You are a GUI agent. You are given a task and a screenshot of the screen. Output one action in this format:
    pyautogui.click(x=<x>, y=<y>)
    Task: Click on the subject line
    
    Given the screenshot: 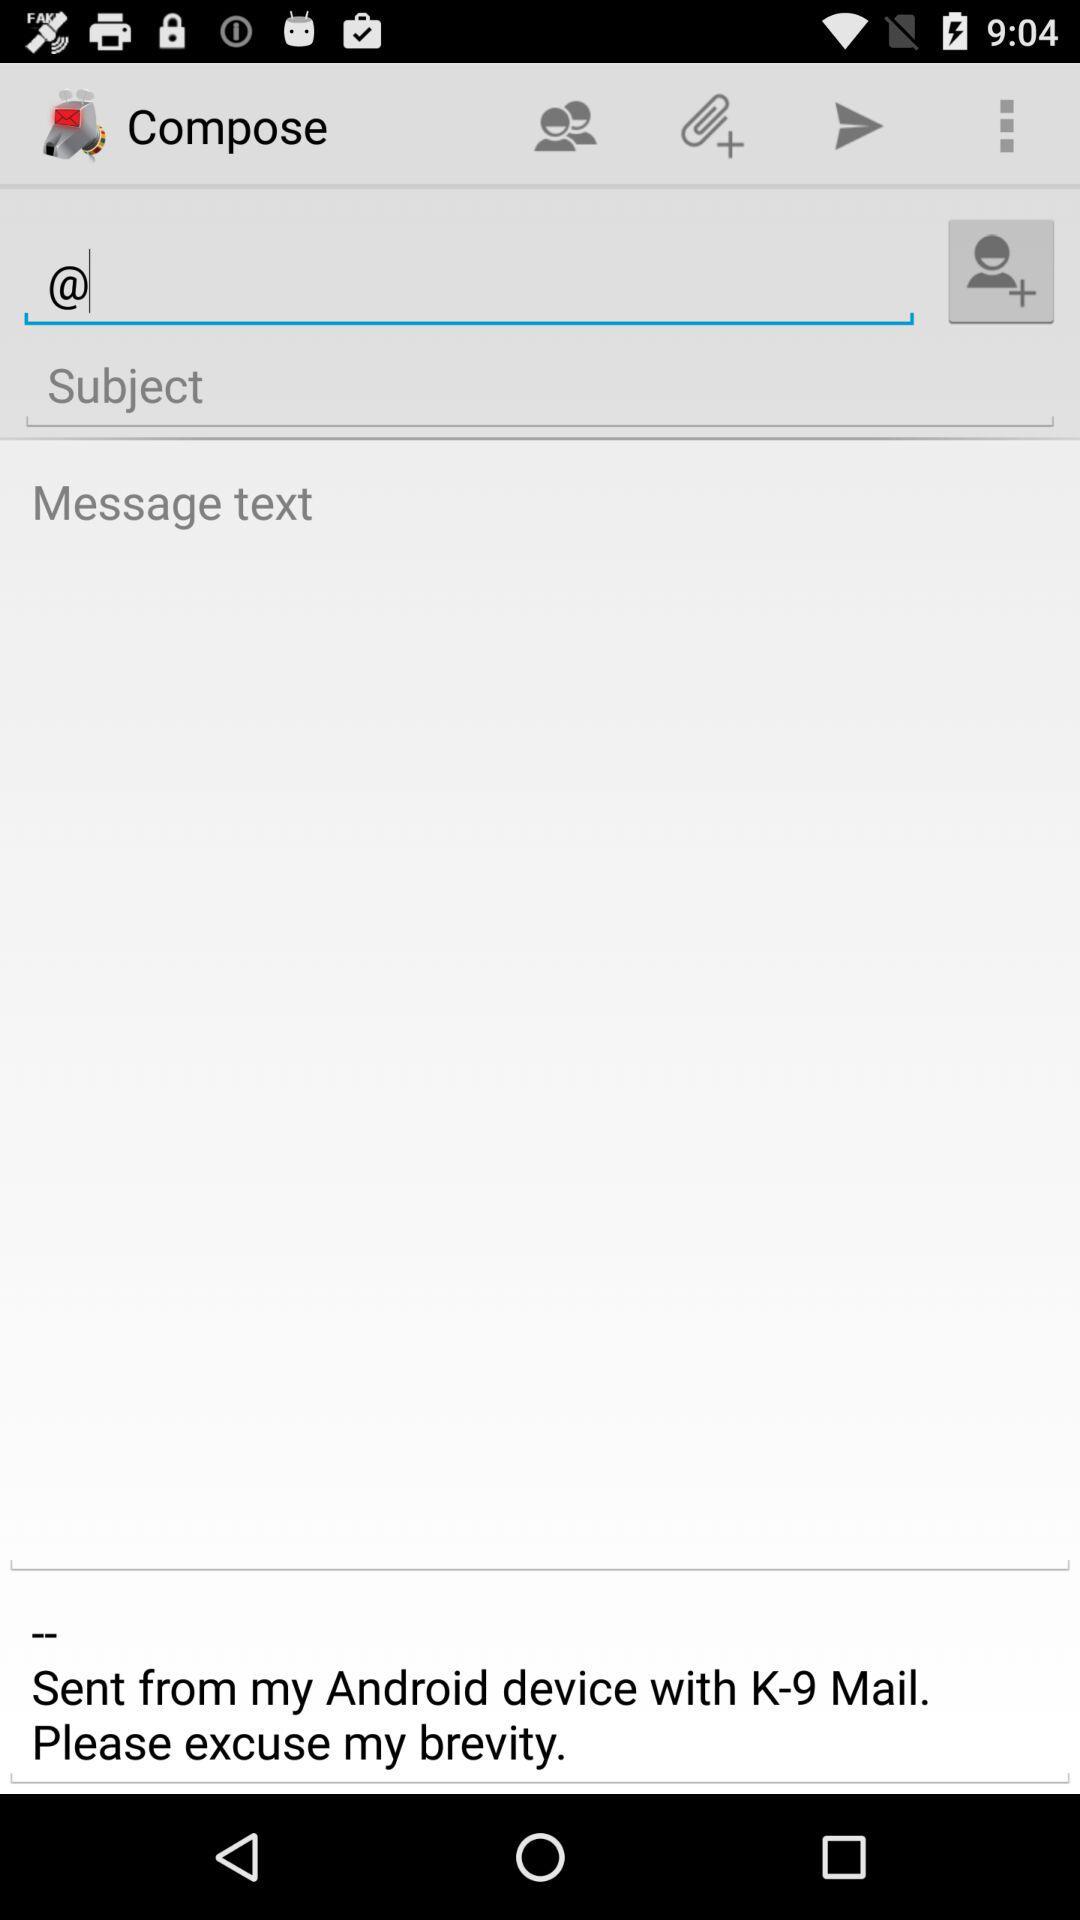 What is the action you would take?
    pyautogui.click(x=540, y=385)
    